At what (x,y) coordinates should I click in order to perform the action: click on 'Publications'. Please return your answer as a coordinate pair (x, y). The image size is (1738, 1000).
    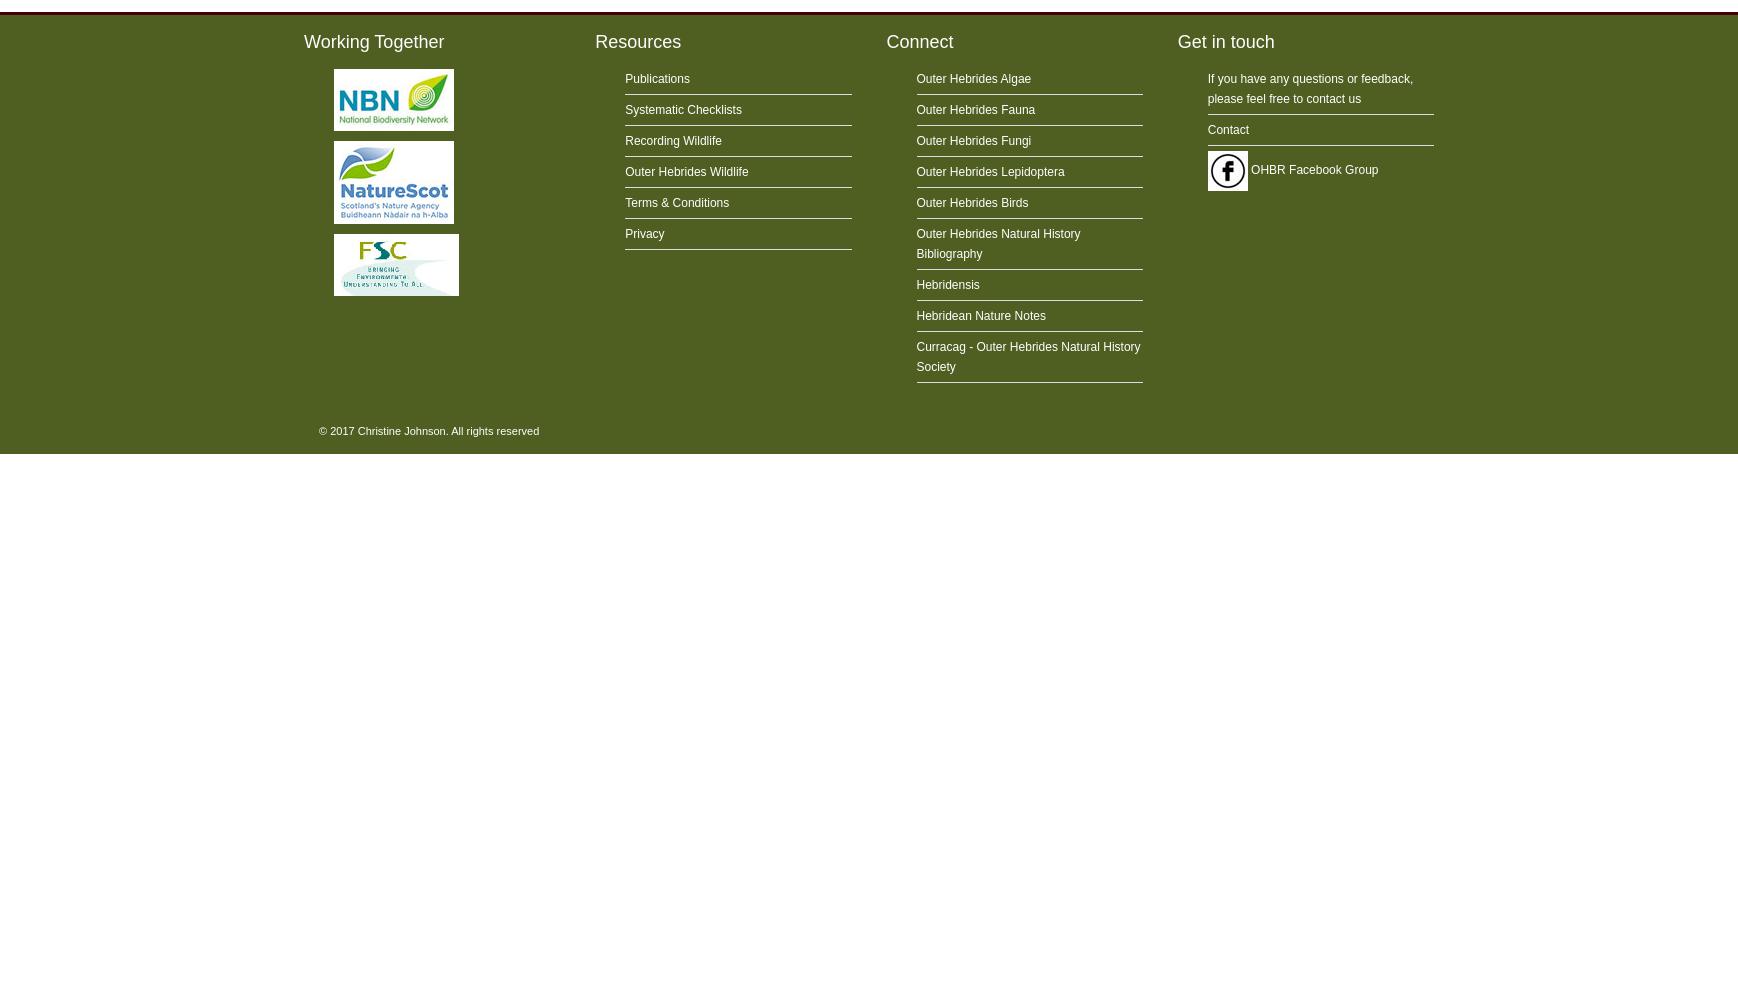
    Looking at the image, I should click on (656, 78).